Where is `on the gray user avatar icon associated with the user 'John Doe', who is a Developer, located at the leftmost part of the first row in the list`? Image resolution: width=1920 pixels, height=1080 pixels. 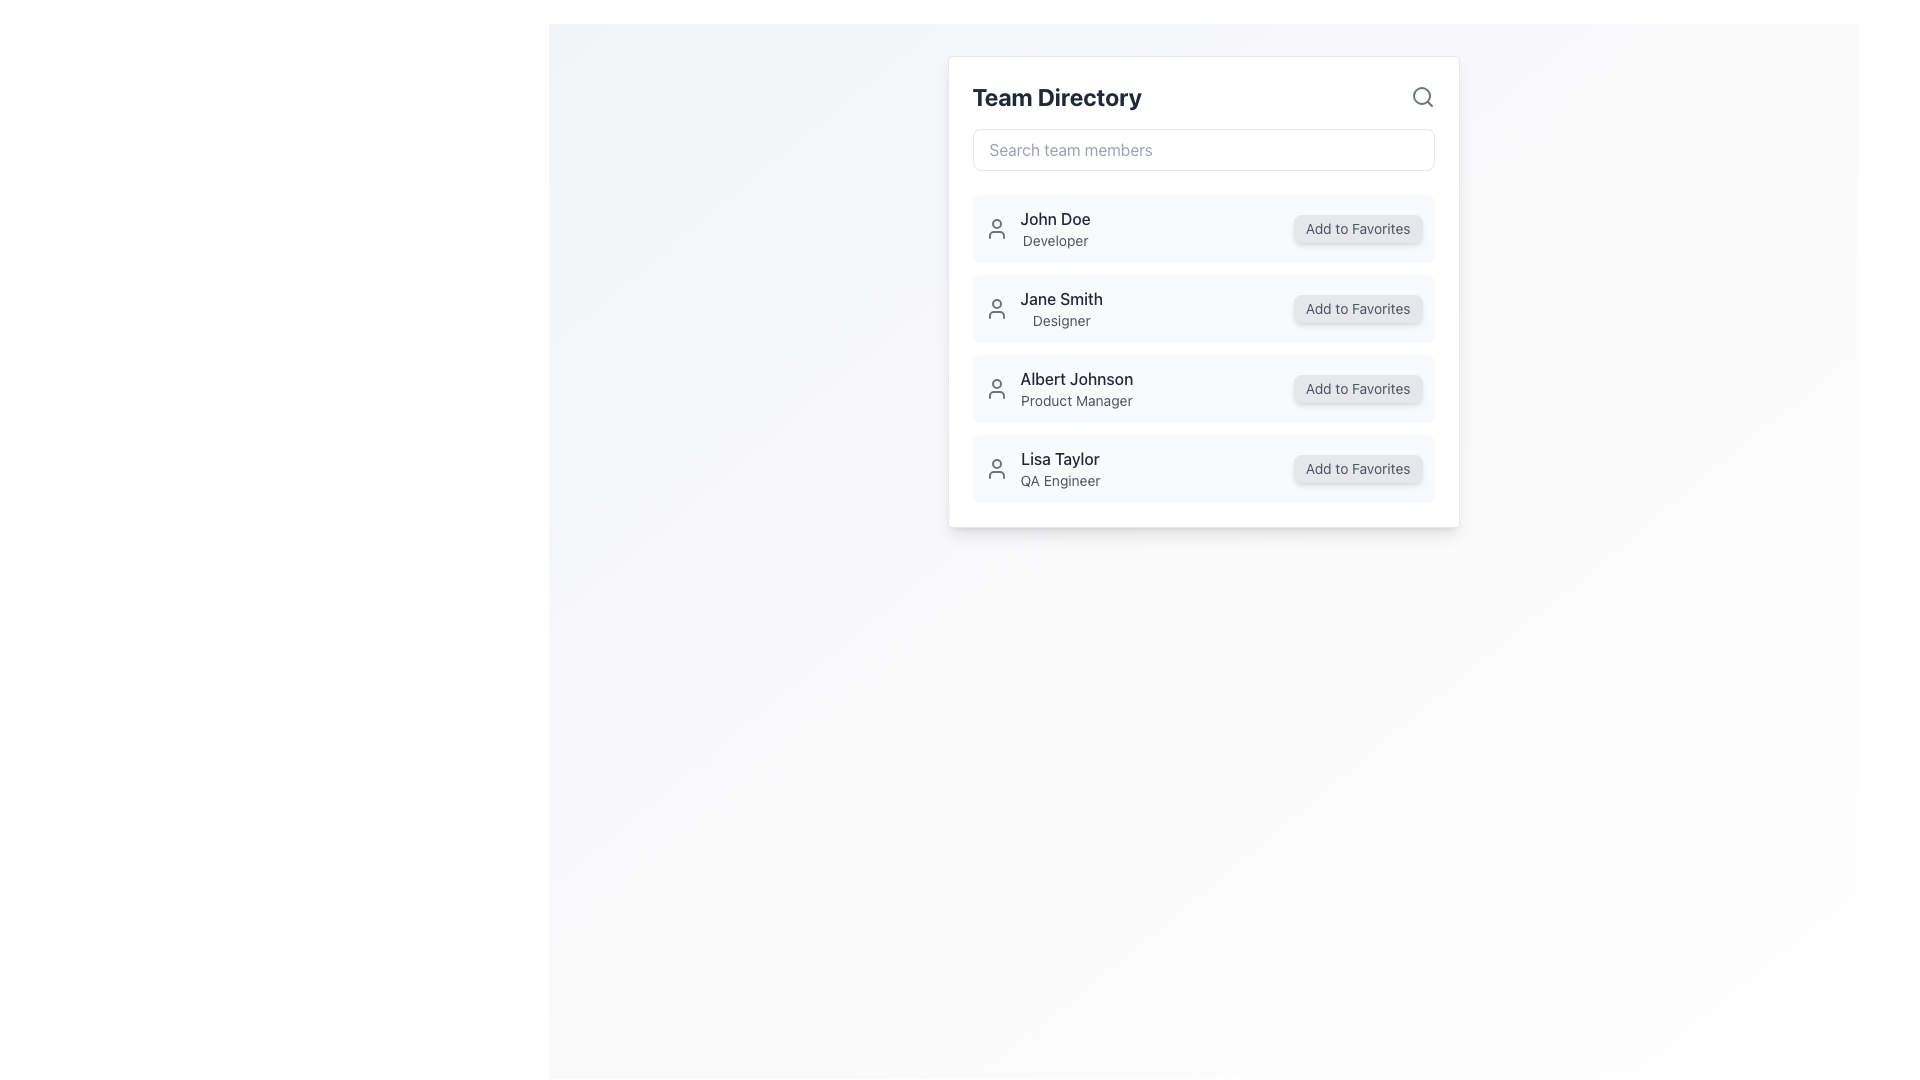
on the gray user avatar icon associated with the user 'John Doe', who is a Developer, located at the leftmost part of the first row in the list is located at coordinates (996, 227).